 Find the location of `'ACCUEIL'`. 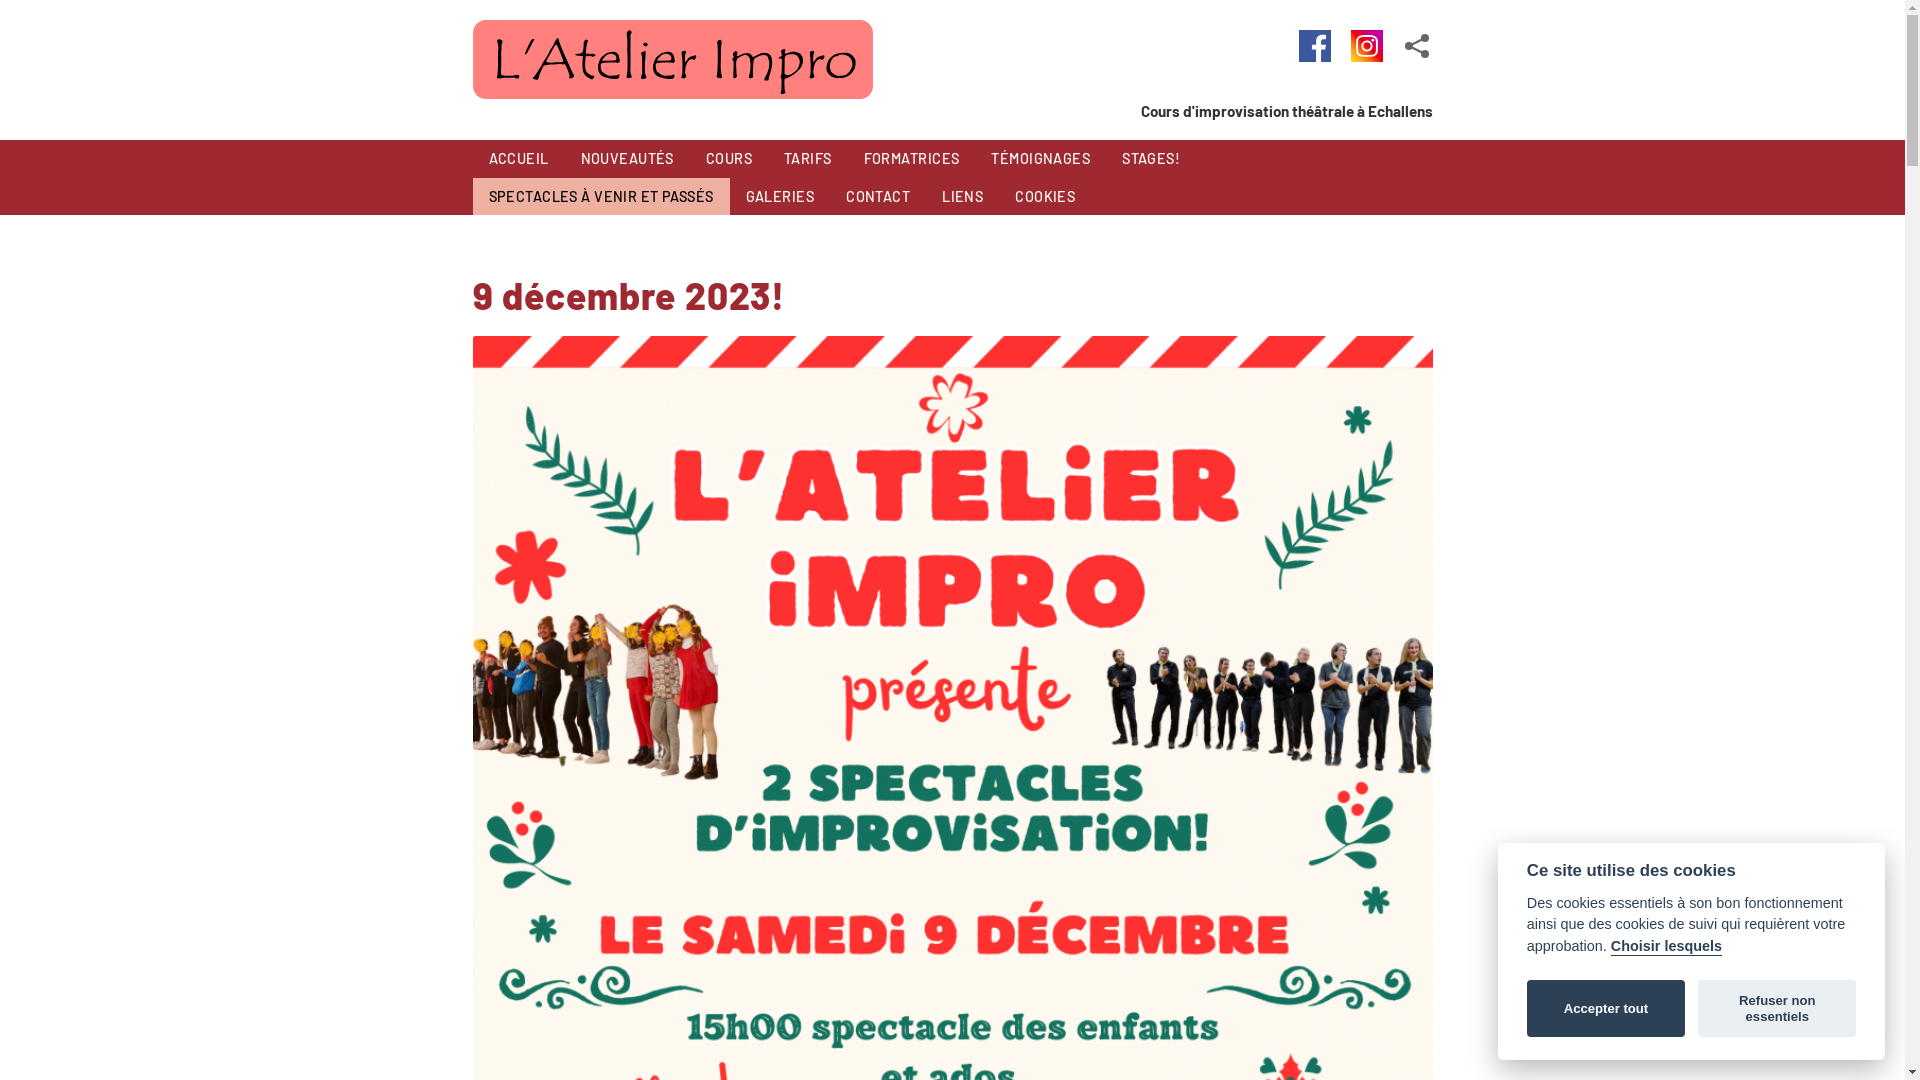

'ACCUEIL' is located at coordinates (518, 157).